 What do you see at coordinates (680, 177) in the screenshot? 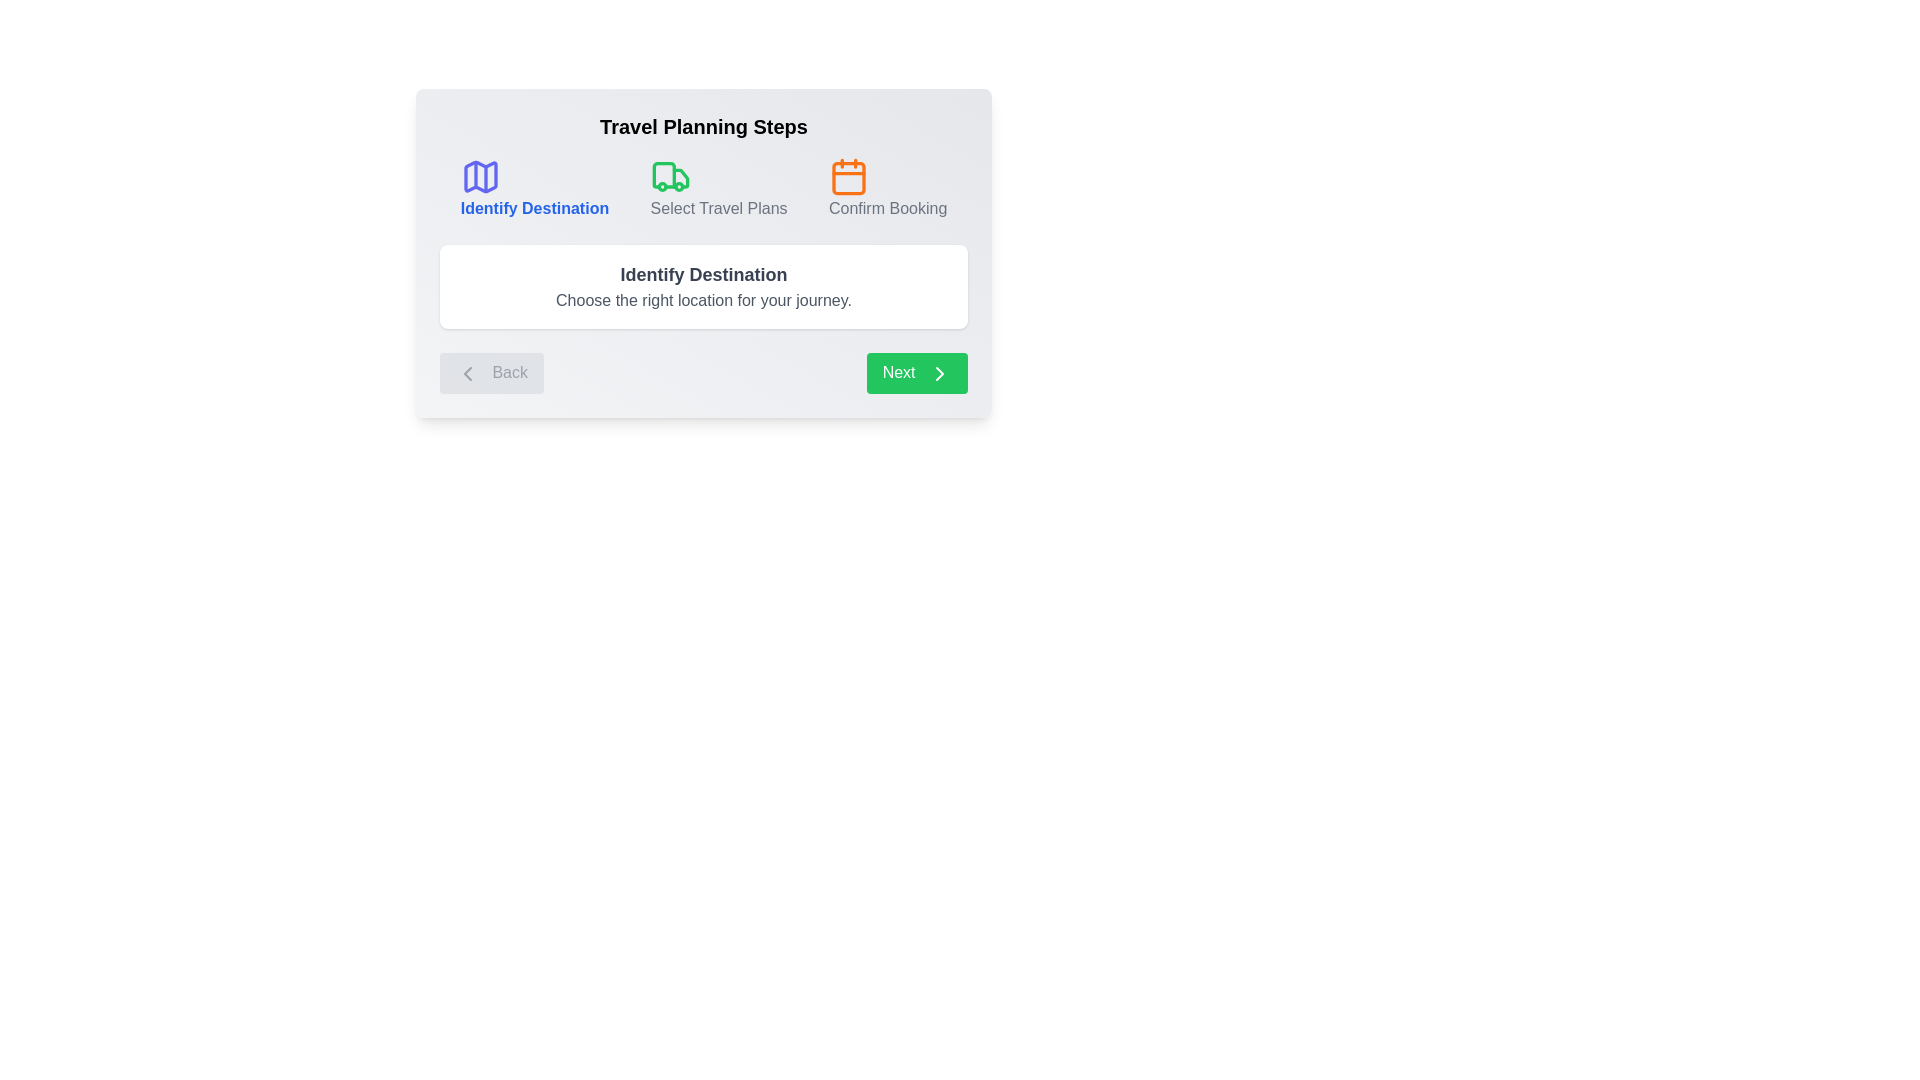
I see `the green line segment of the truck-like shape in the 'Select Travel Plans' step, which is the second icon in the top section of the step indicator bar` at bounding box center [680, 177].